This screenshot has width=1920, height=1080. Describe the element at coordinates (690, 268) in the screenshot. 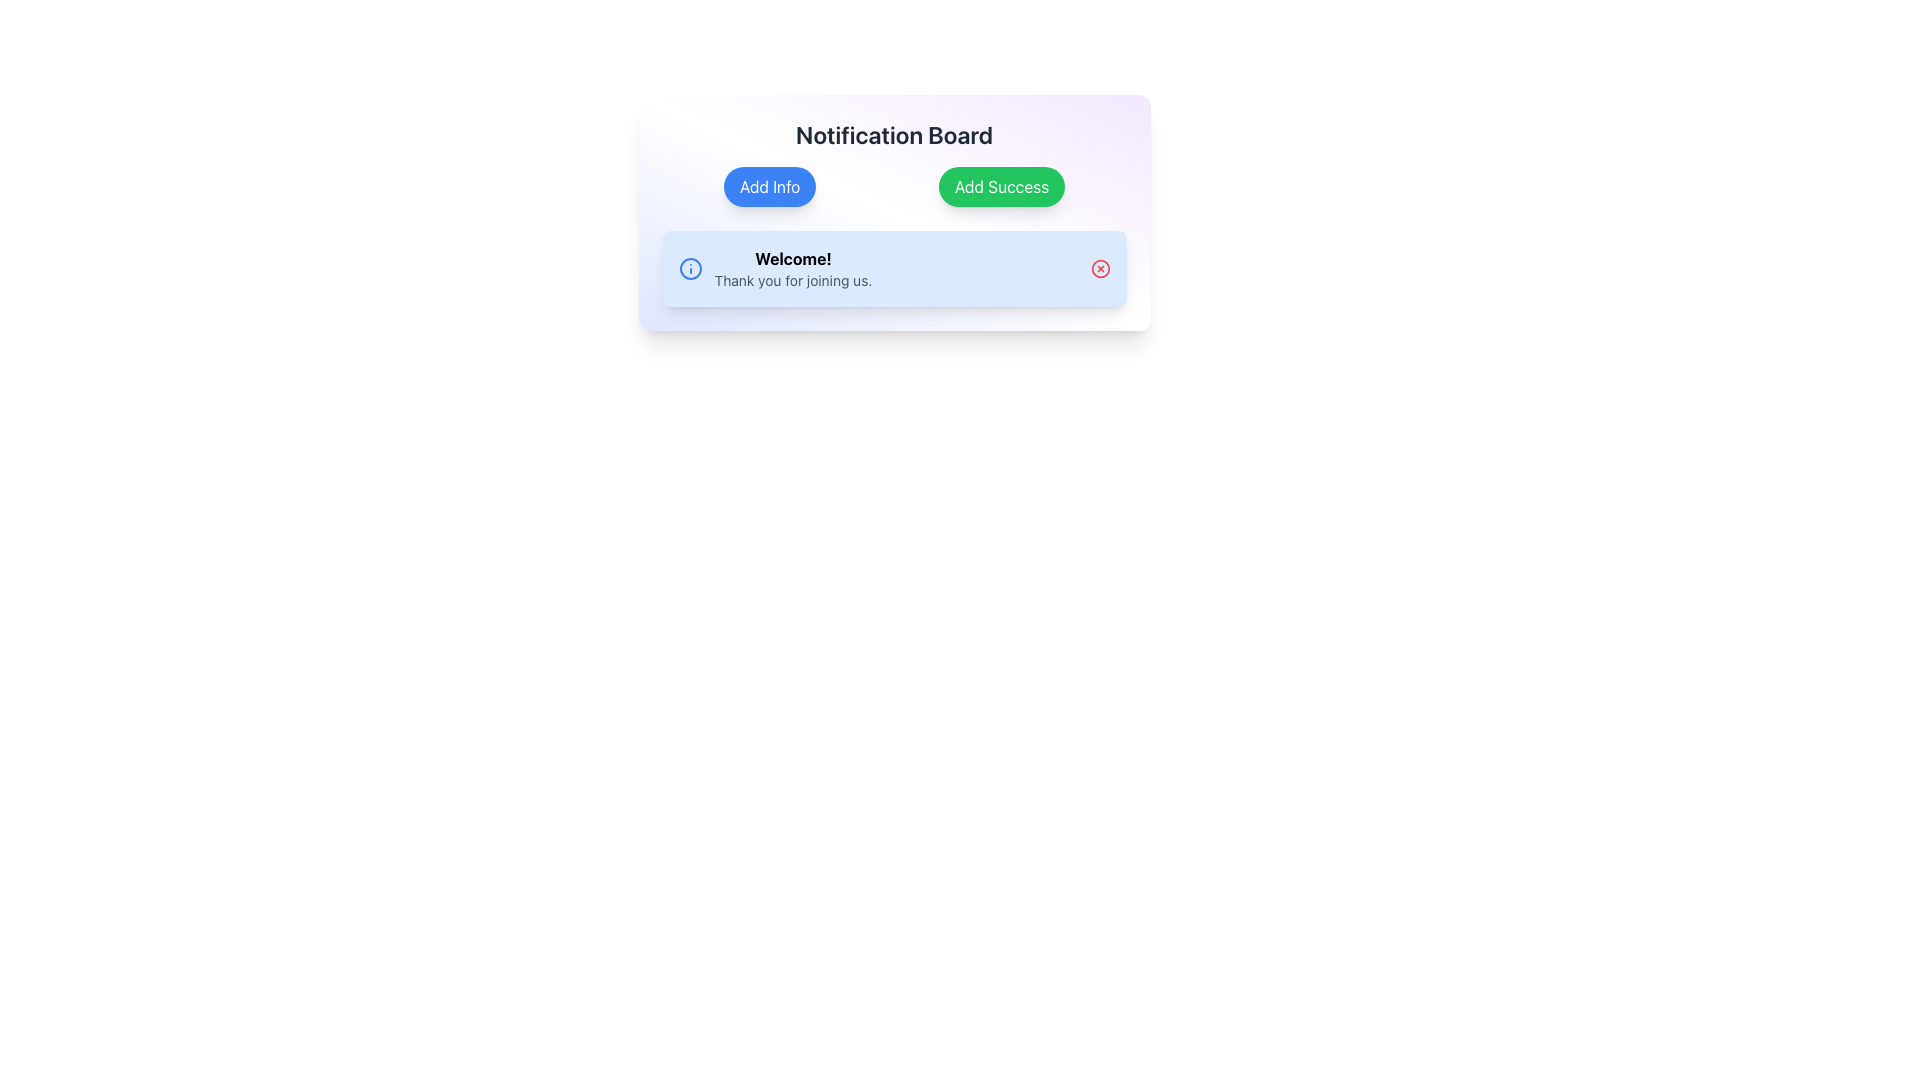

I see `the informational icon located within the notification card, adjacent to the text 'Welcome! Thank you for joining us.'` at that location.